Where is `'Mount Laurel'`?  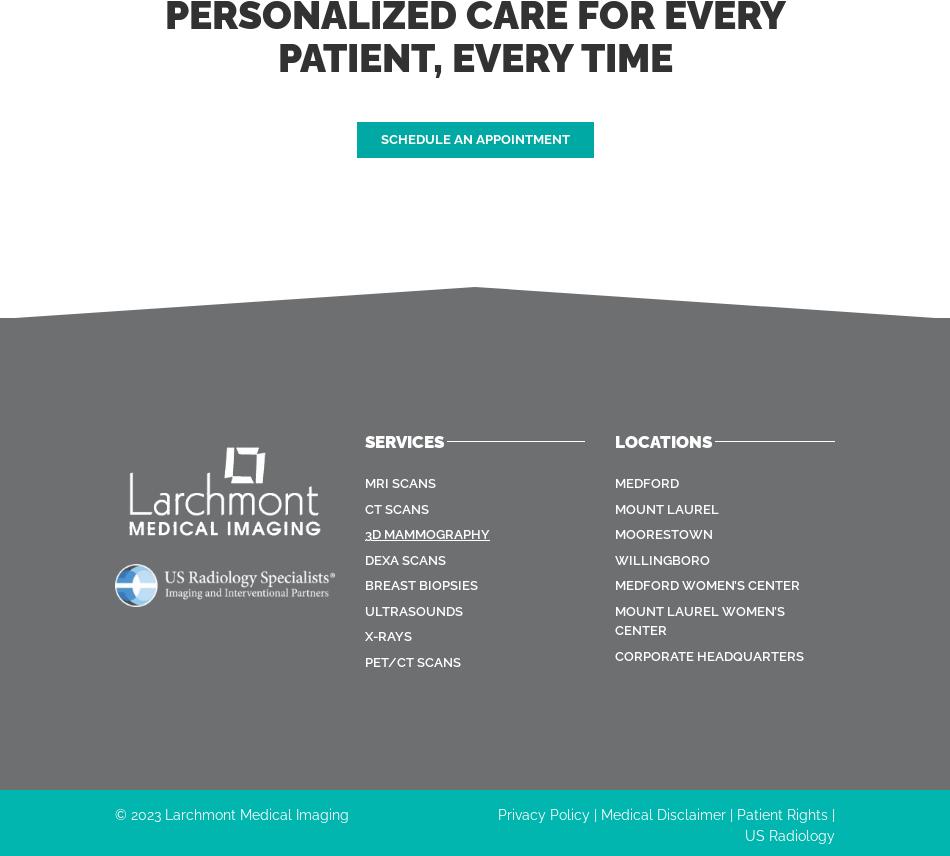 'Mount Laurel' is located at coordinates (666, 508).